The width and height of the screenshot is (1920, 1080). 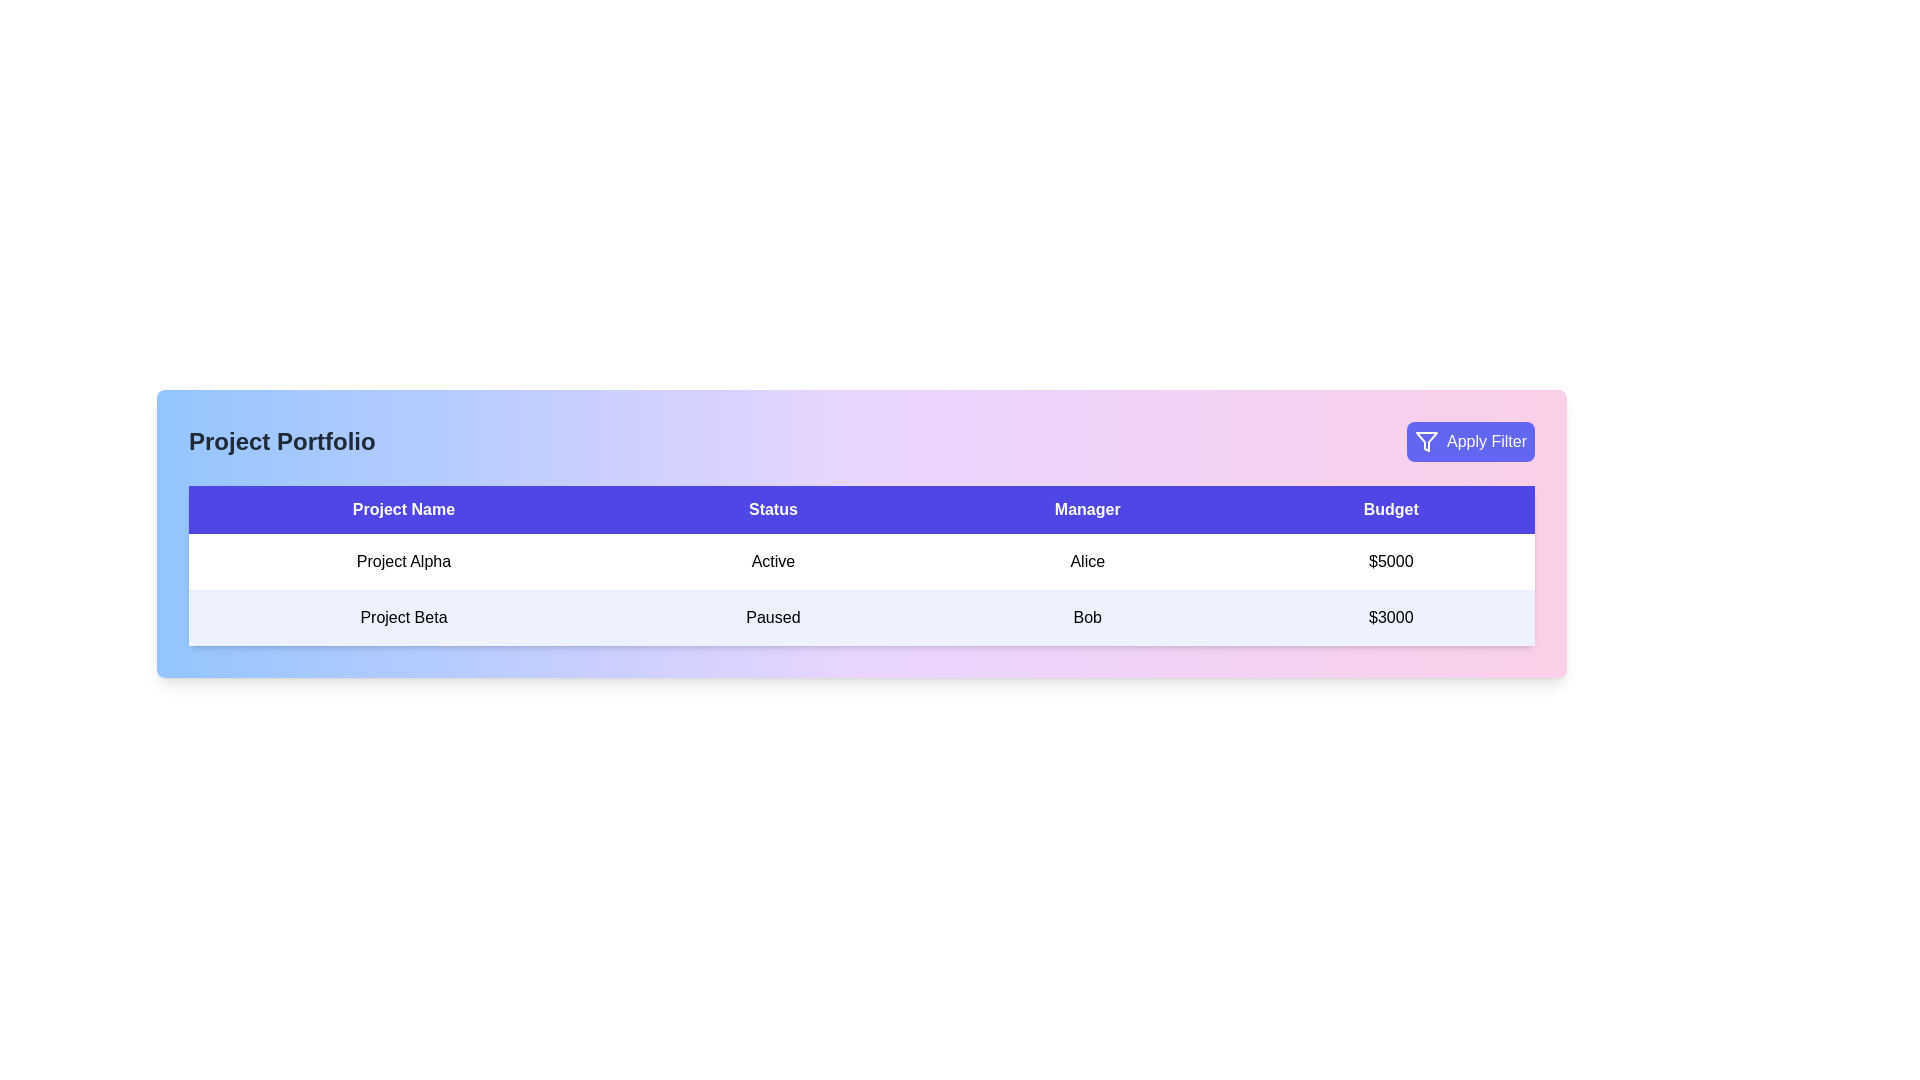 What do you see at coordinates (1390, 508) in the screenshot?
I see `text in the 'Budget' column header of the table, which is the fourth header from the left in a horizontal row of headers` at bounding box center [1390, 508].